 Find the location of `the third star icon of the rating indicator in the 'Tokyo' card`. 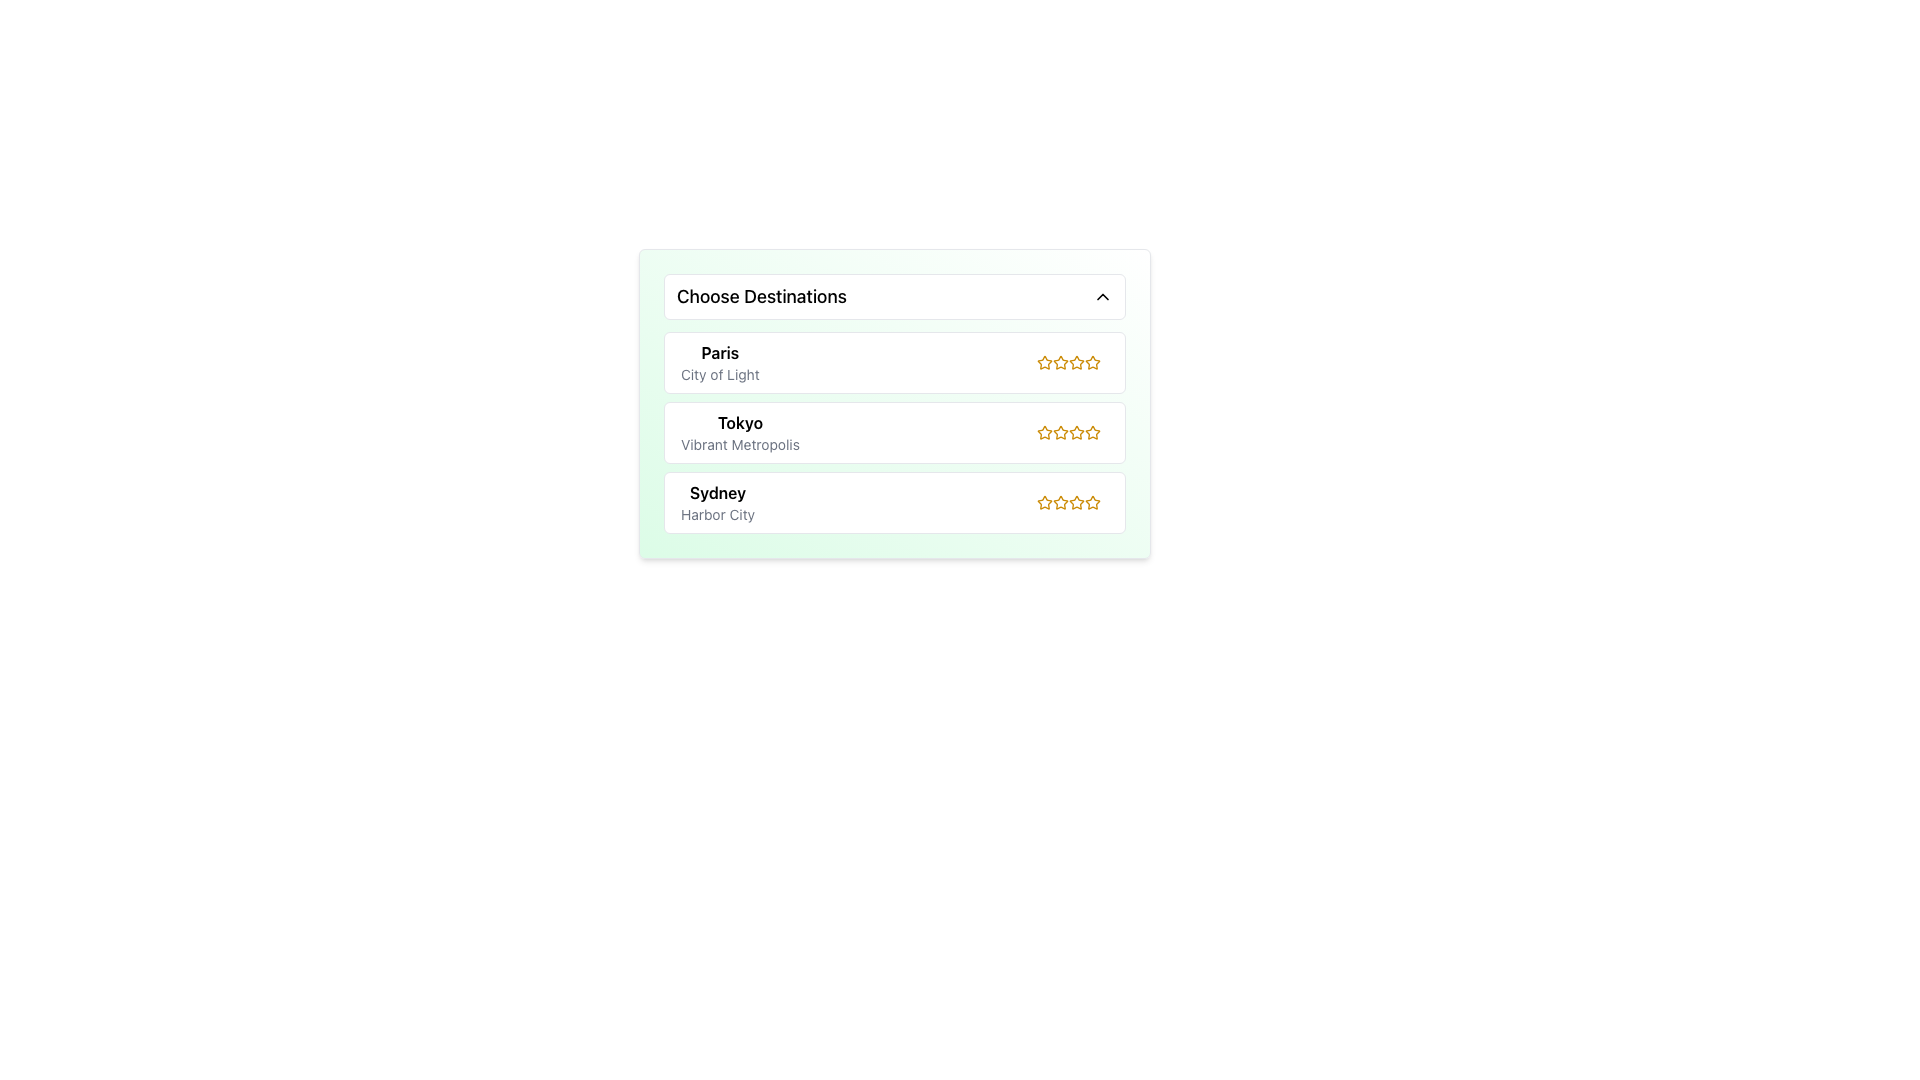

the third star icon of the rating indicator in the 'Tokyo' card is located at coordinates (1072, 431).